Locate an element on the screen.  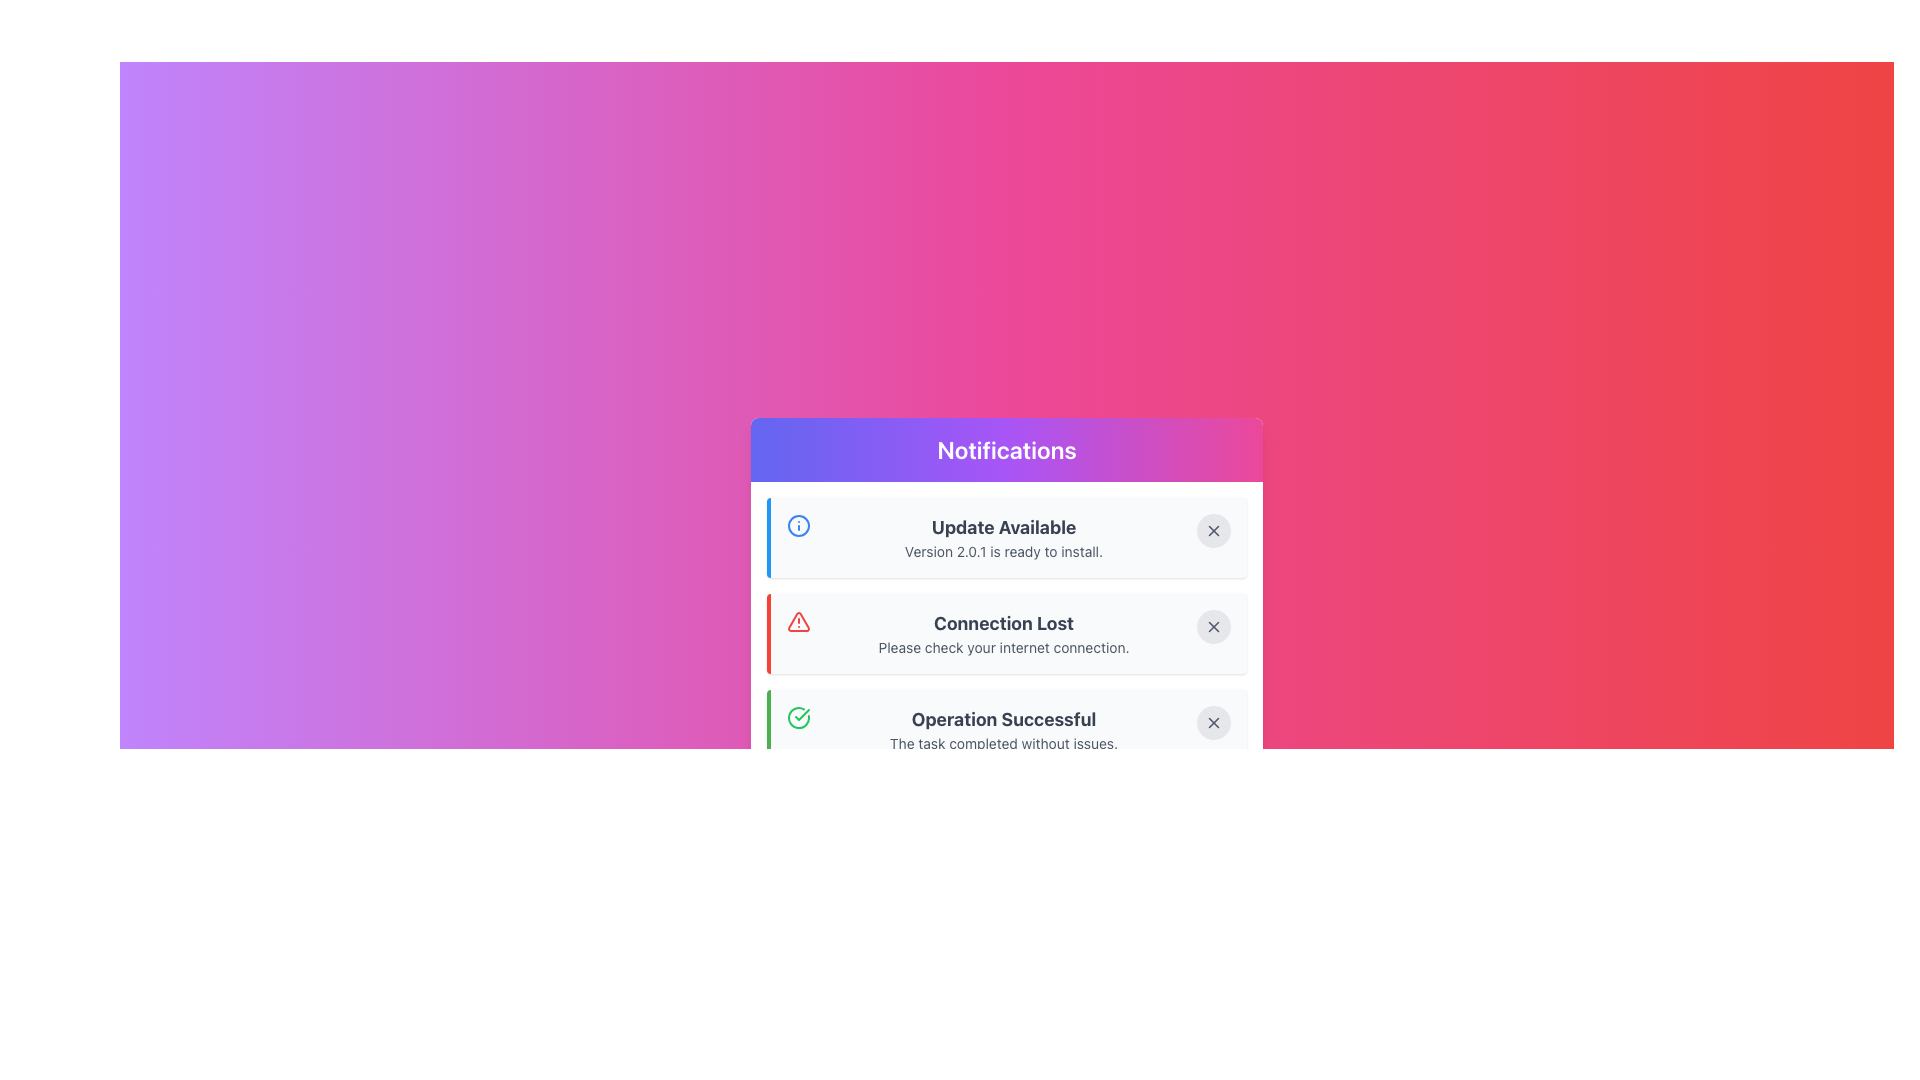
the close icon in the top-right corner of the 'Update Available' notification is located at coordinates (1213, 530).